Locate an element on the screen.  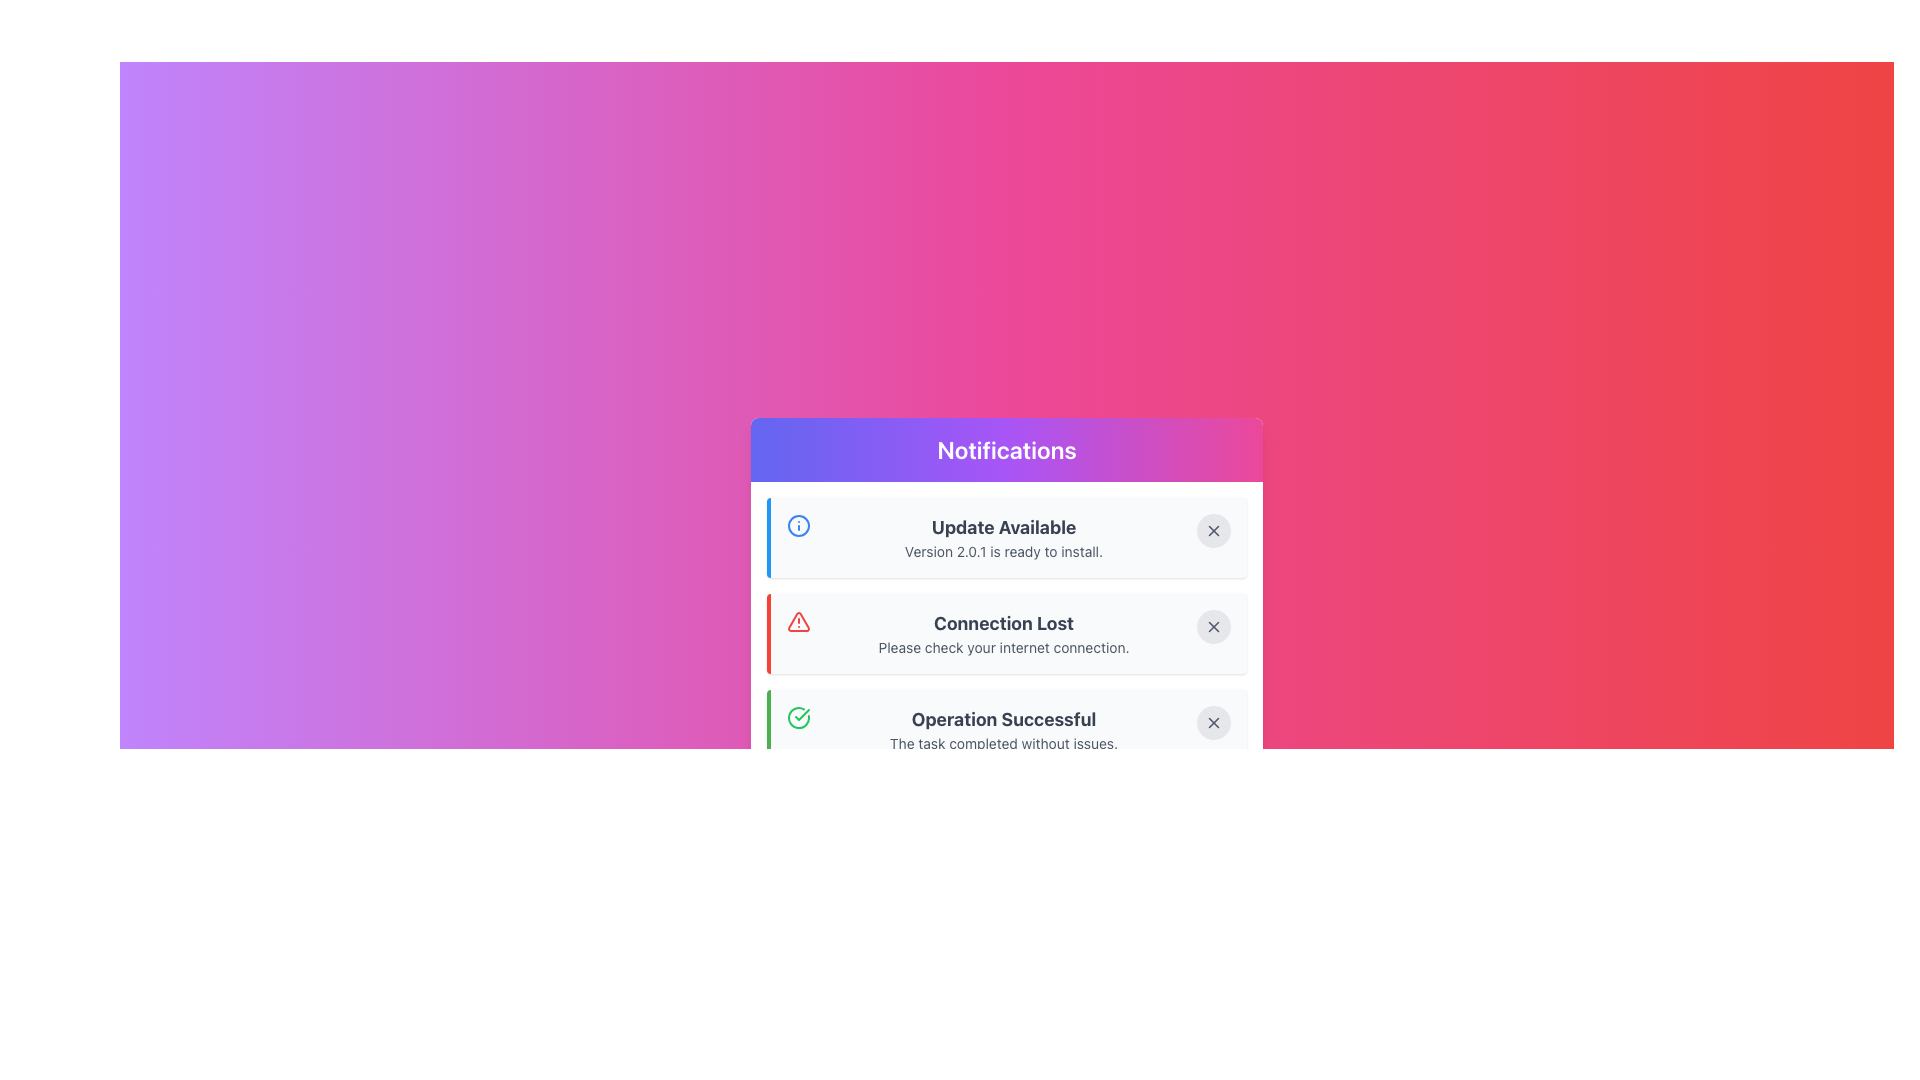
the close icon in the top-right corner of the 'Update Available' notification is located at coordinates (1213, 530).